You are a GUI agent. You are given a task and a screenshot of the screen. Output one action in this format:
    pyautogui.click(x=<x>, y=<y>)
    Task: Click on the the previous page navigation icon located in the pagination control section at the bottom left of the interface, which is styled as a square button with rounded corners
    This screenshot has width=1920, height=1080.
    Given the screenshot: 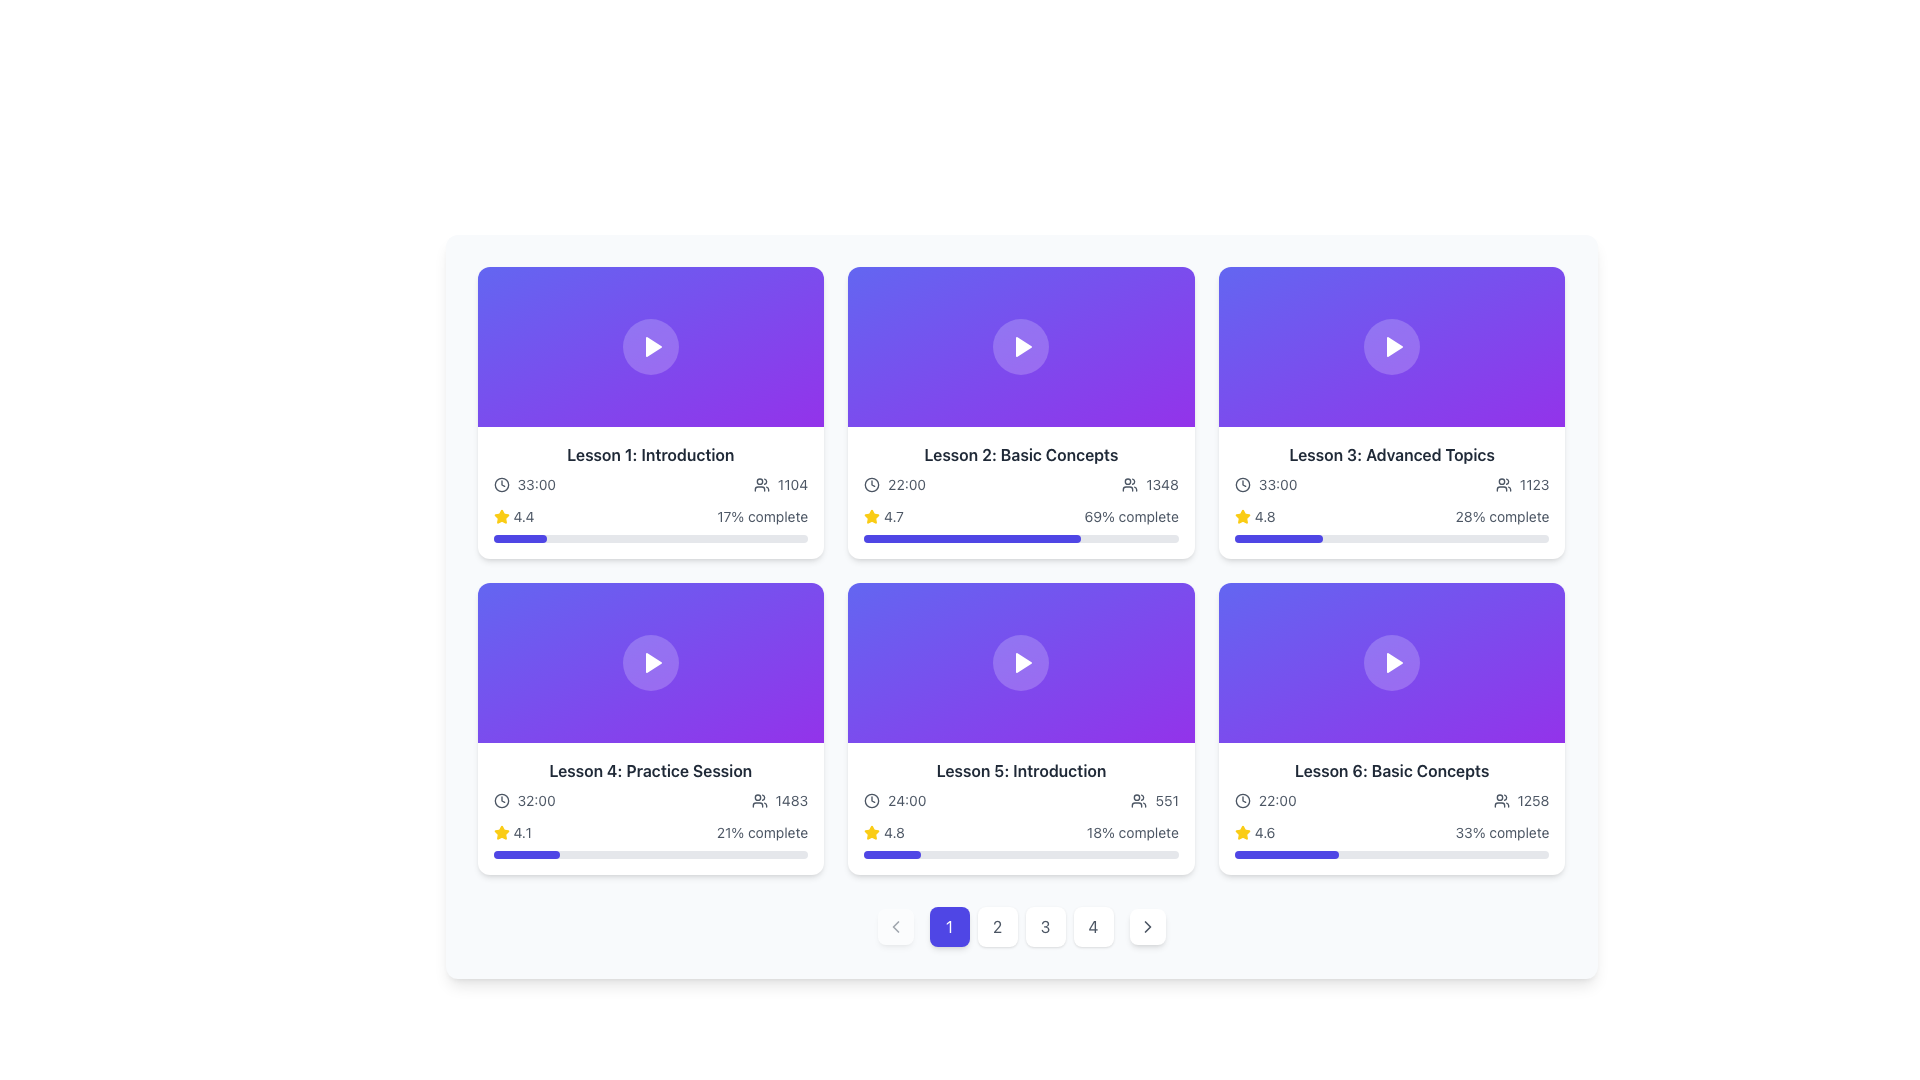 What is the action you would take?
    pyautogui.click(x=894, y=926)
    